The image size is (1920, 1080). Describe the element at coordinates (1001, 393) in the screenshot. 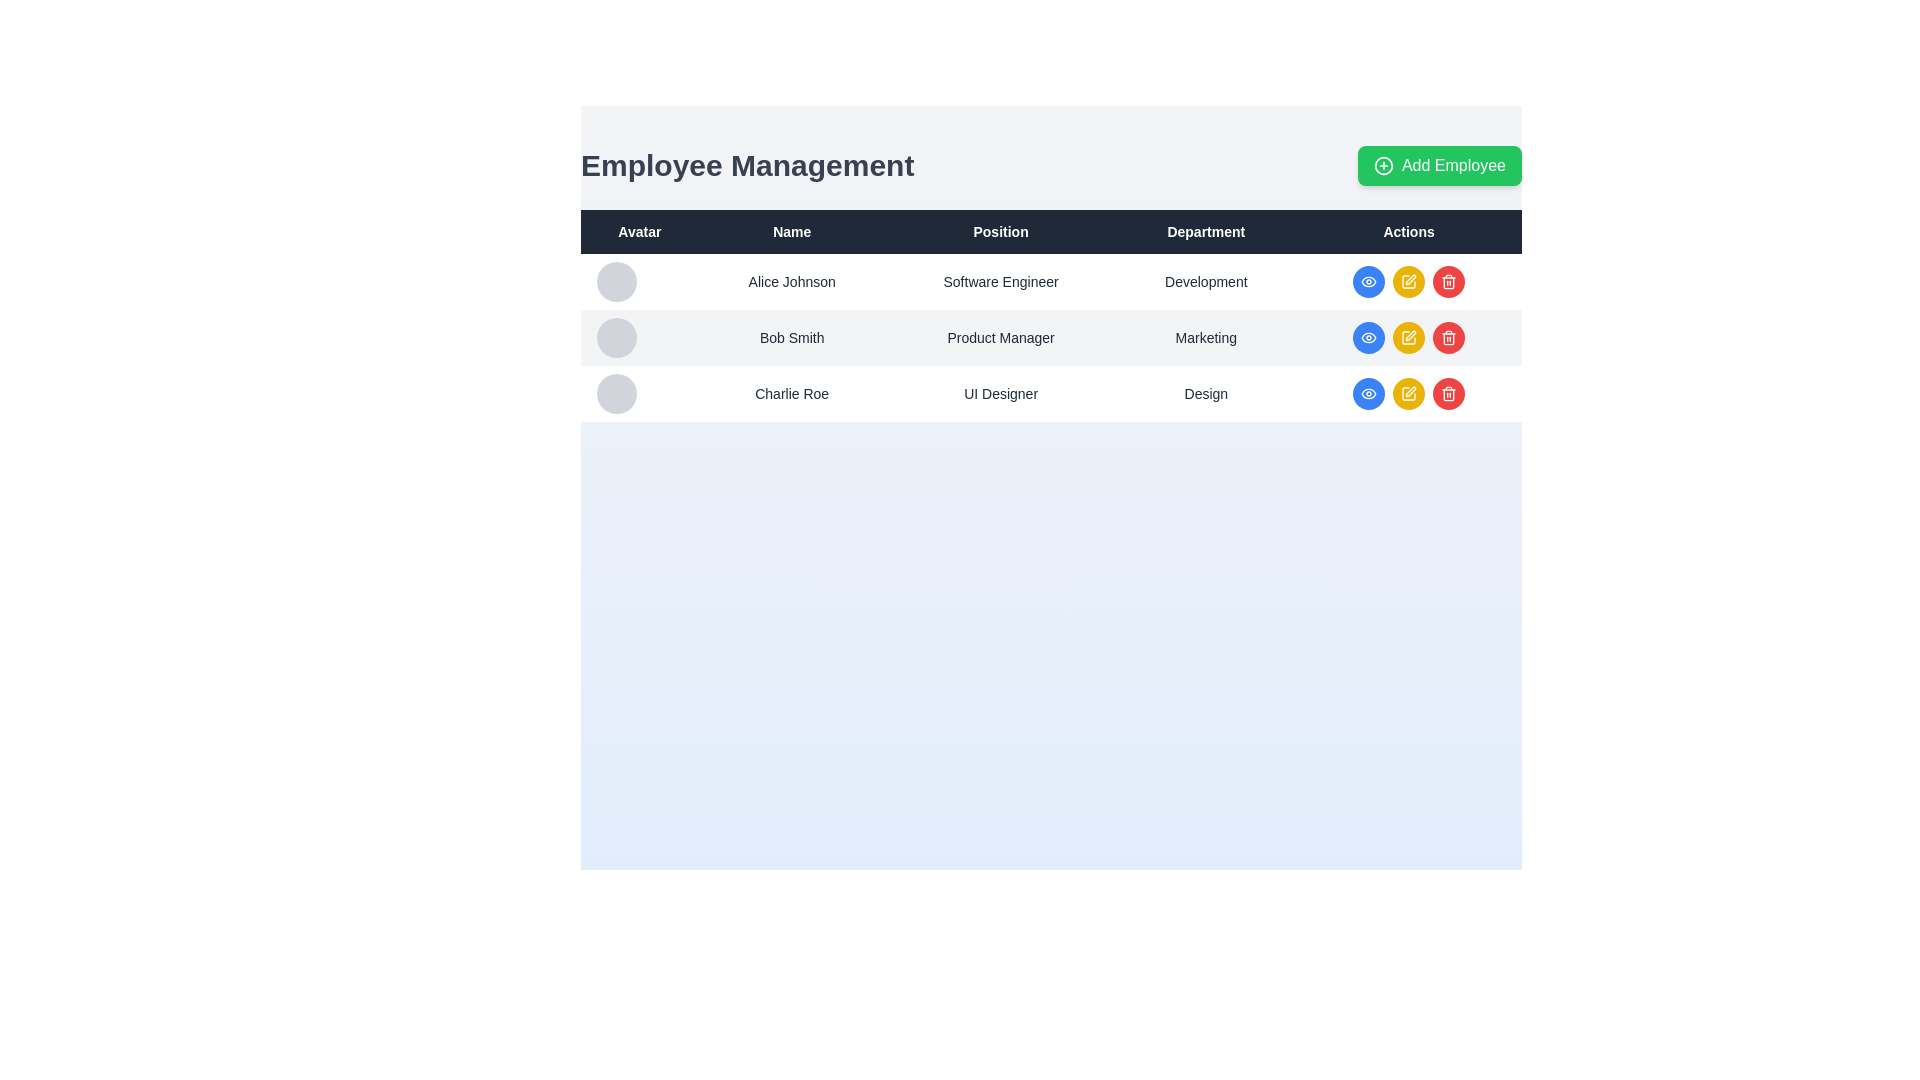

I see `the 'Position' Text Label for the employee 'Charlie Roe' in the table, which displays the job title` at that location.